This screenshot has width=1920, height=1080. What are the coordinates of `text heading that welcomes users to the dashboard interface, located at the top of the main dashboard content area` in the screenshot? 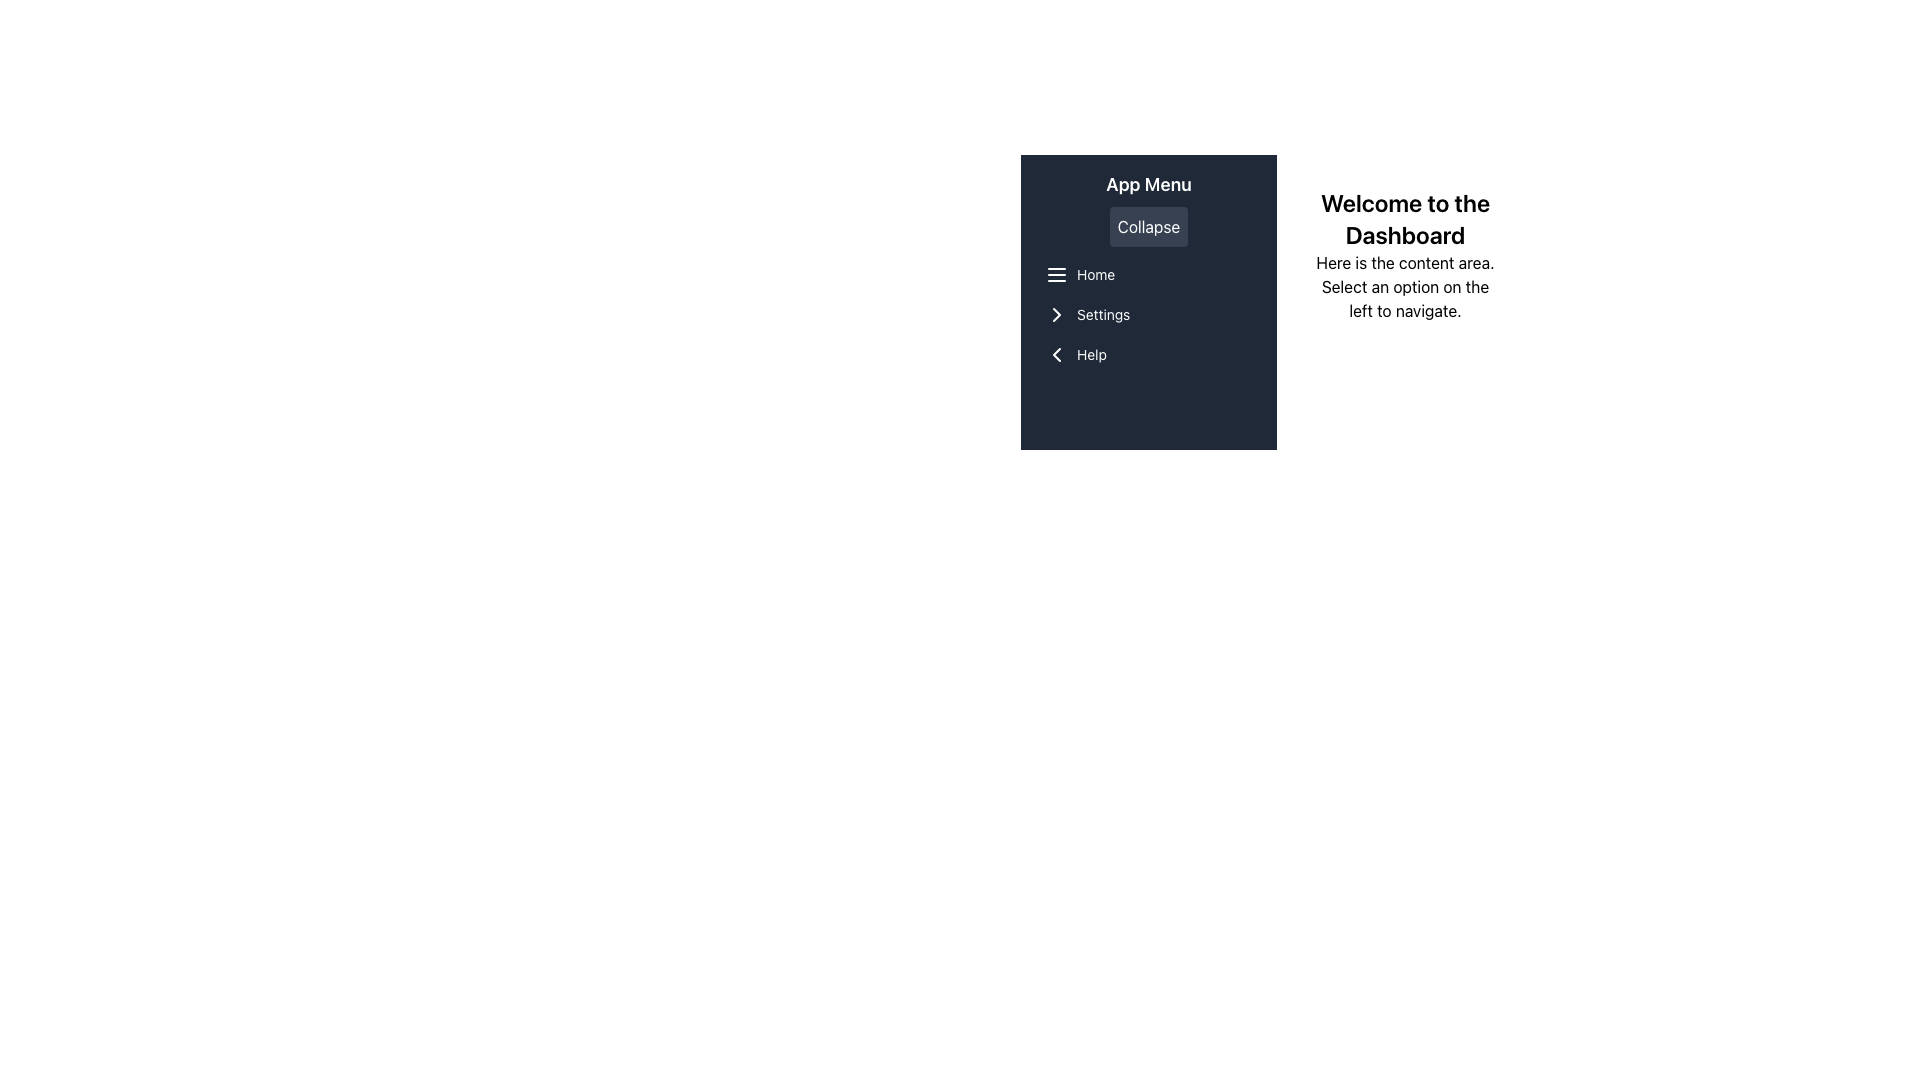 It's located at (1404, 219).